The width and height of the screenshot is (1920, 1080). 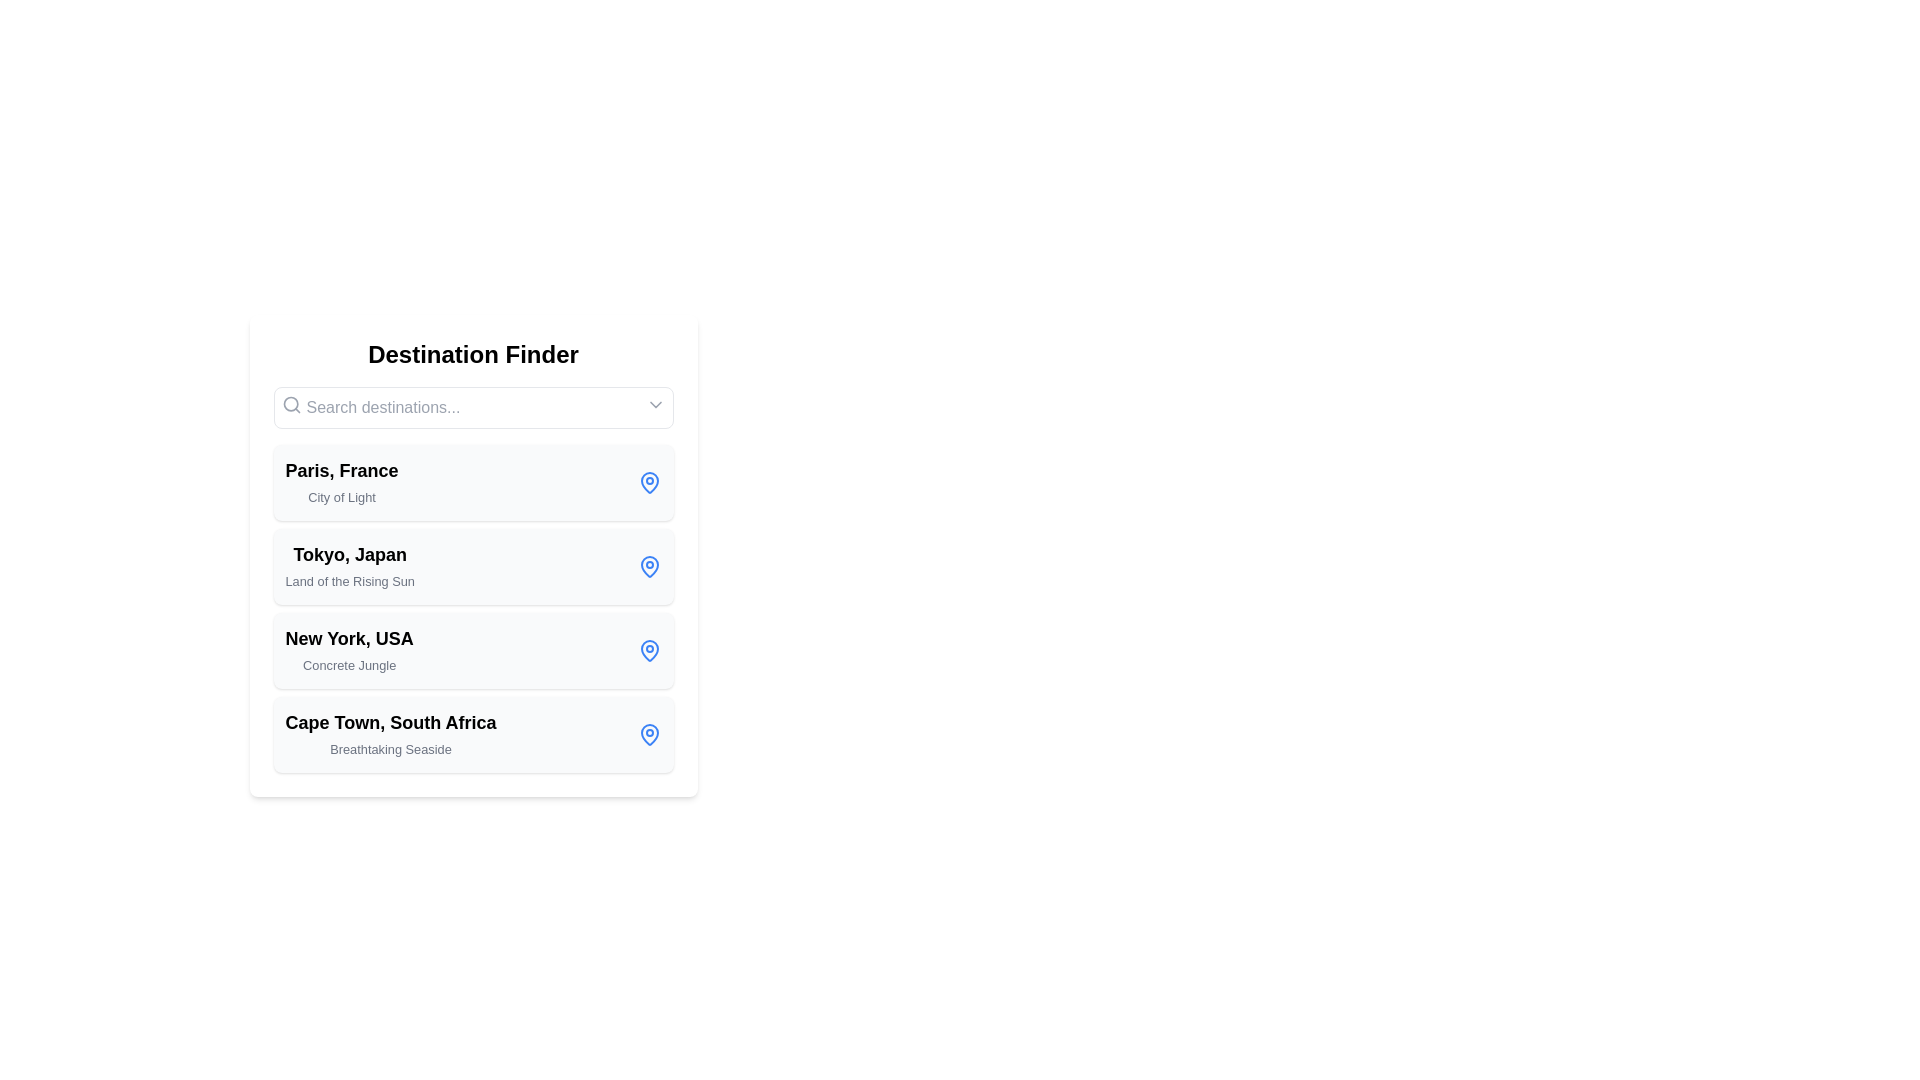 I want to click on the gray-colored magnifying glass search icon located in the top-left corner of the search bar input field, so click(x=290, y=405).